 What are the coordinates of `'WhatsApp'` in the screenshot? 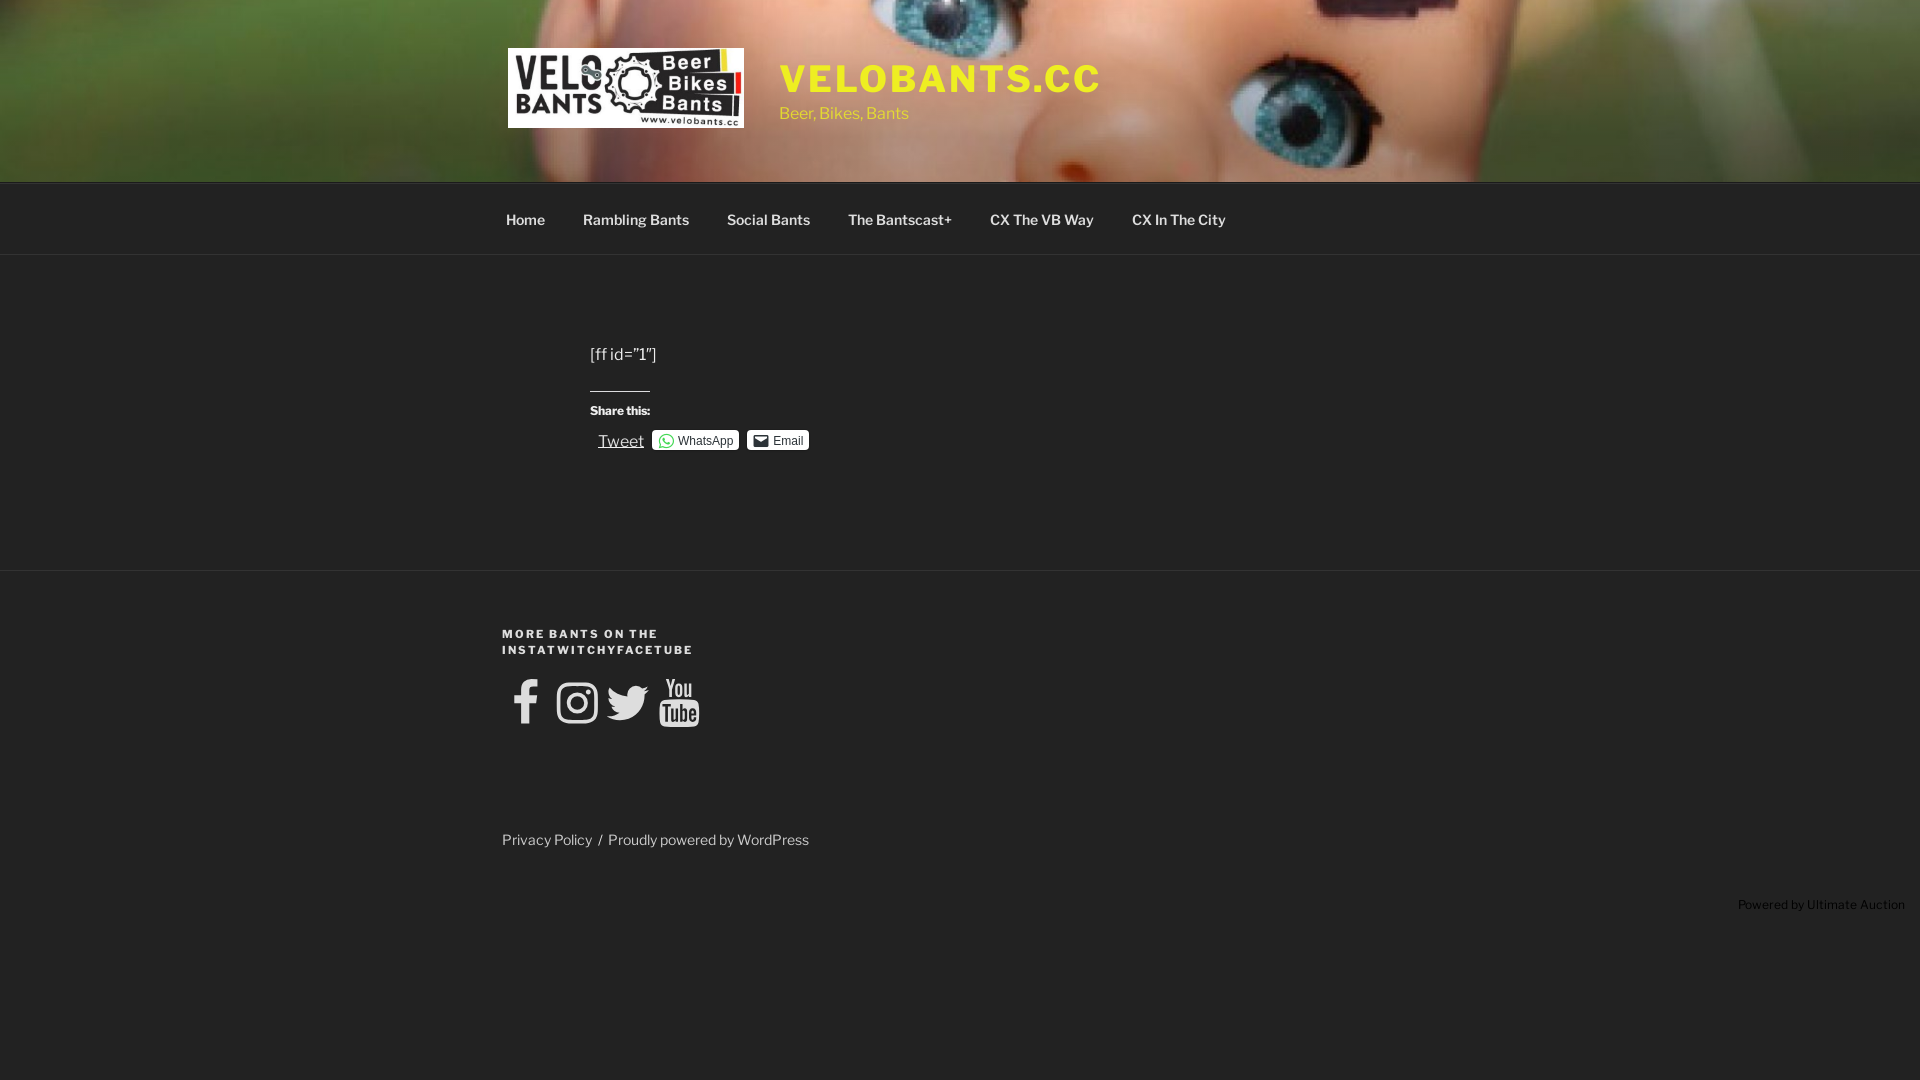 It's located at (695, 438).